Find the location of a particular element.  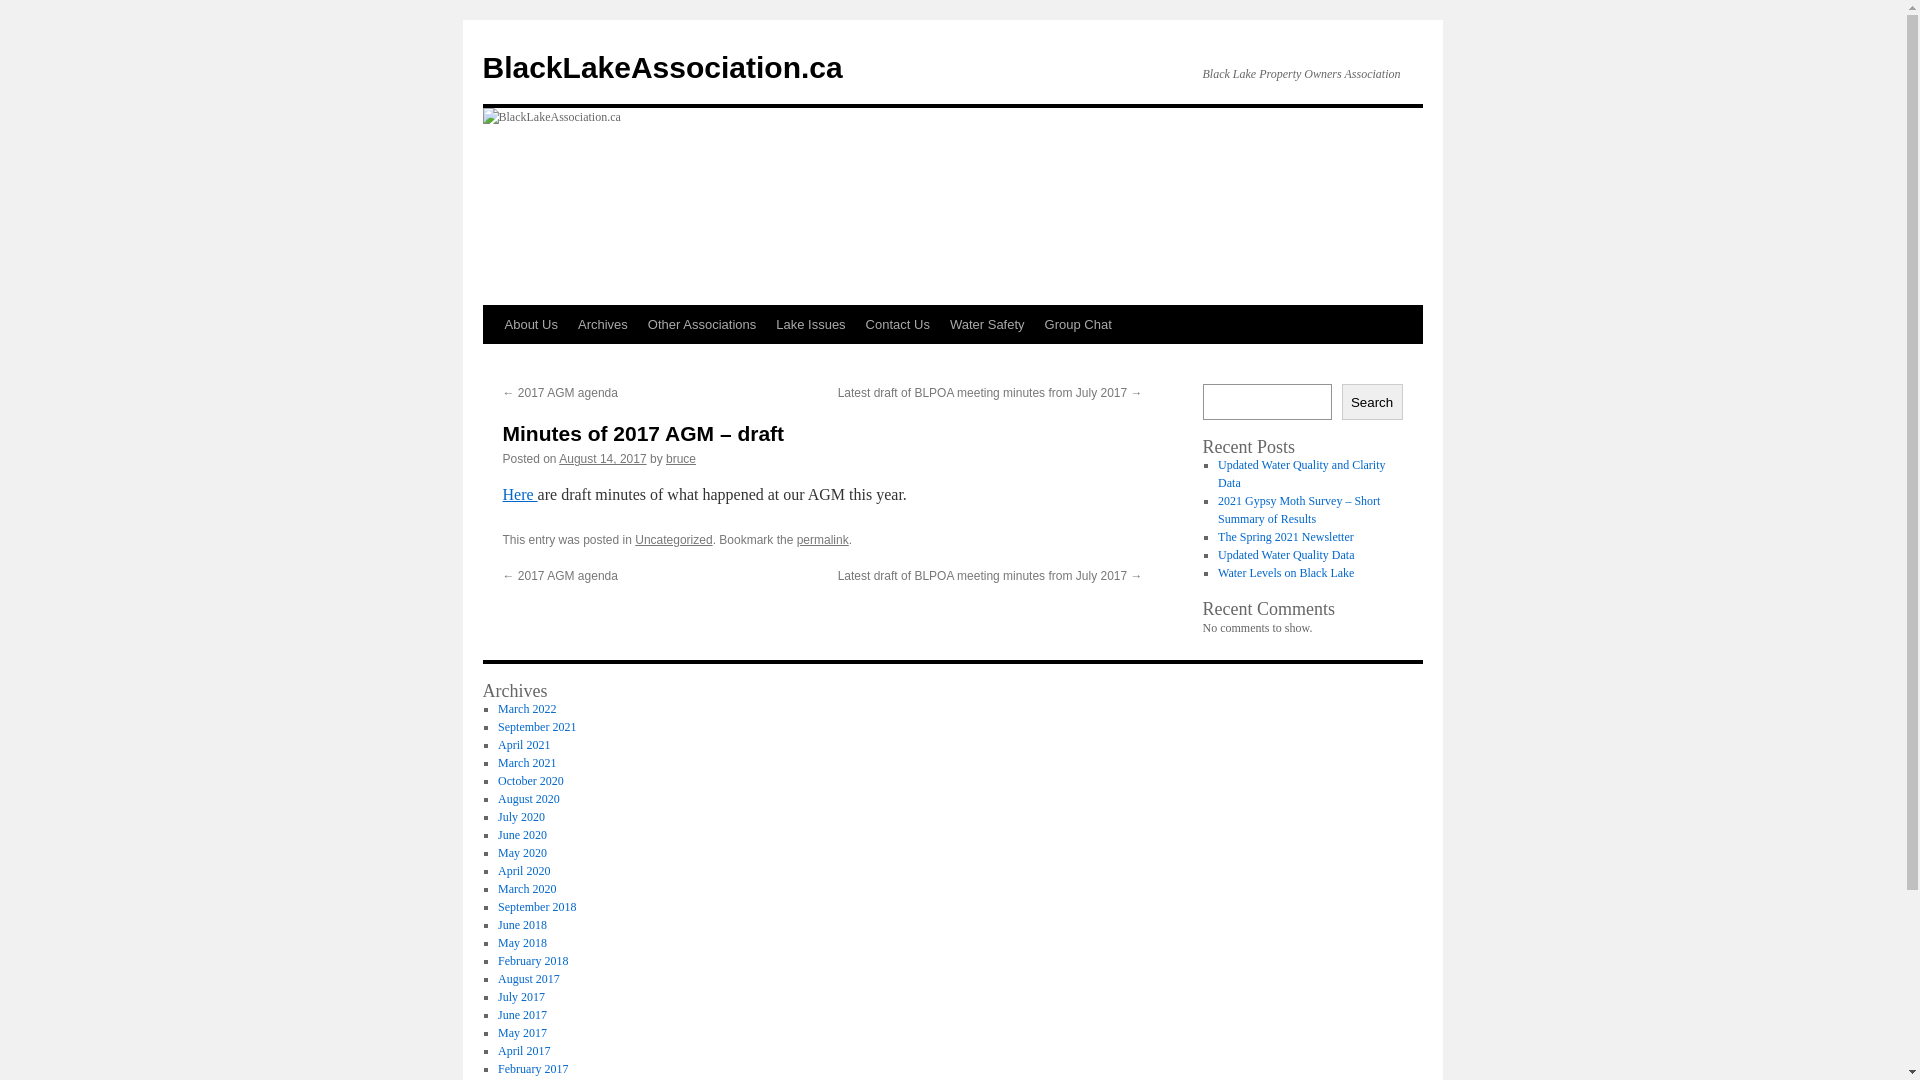

'July 2020' is located at coordinates (521, 817).